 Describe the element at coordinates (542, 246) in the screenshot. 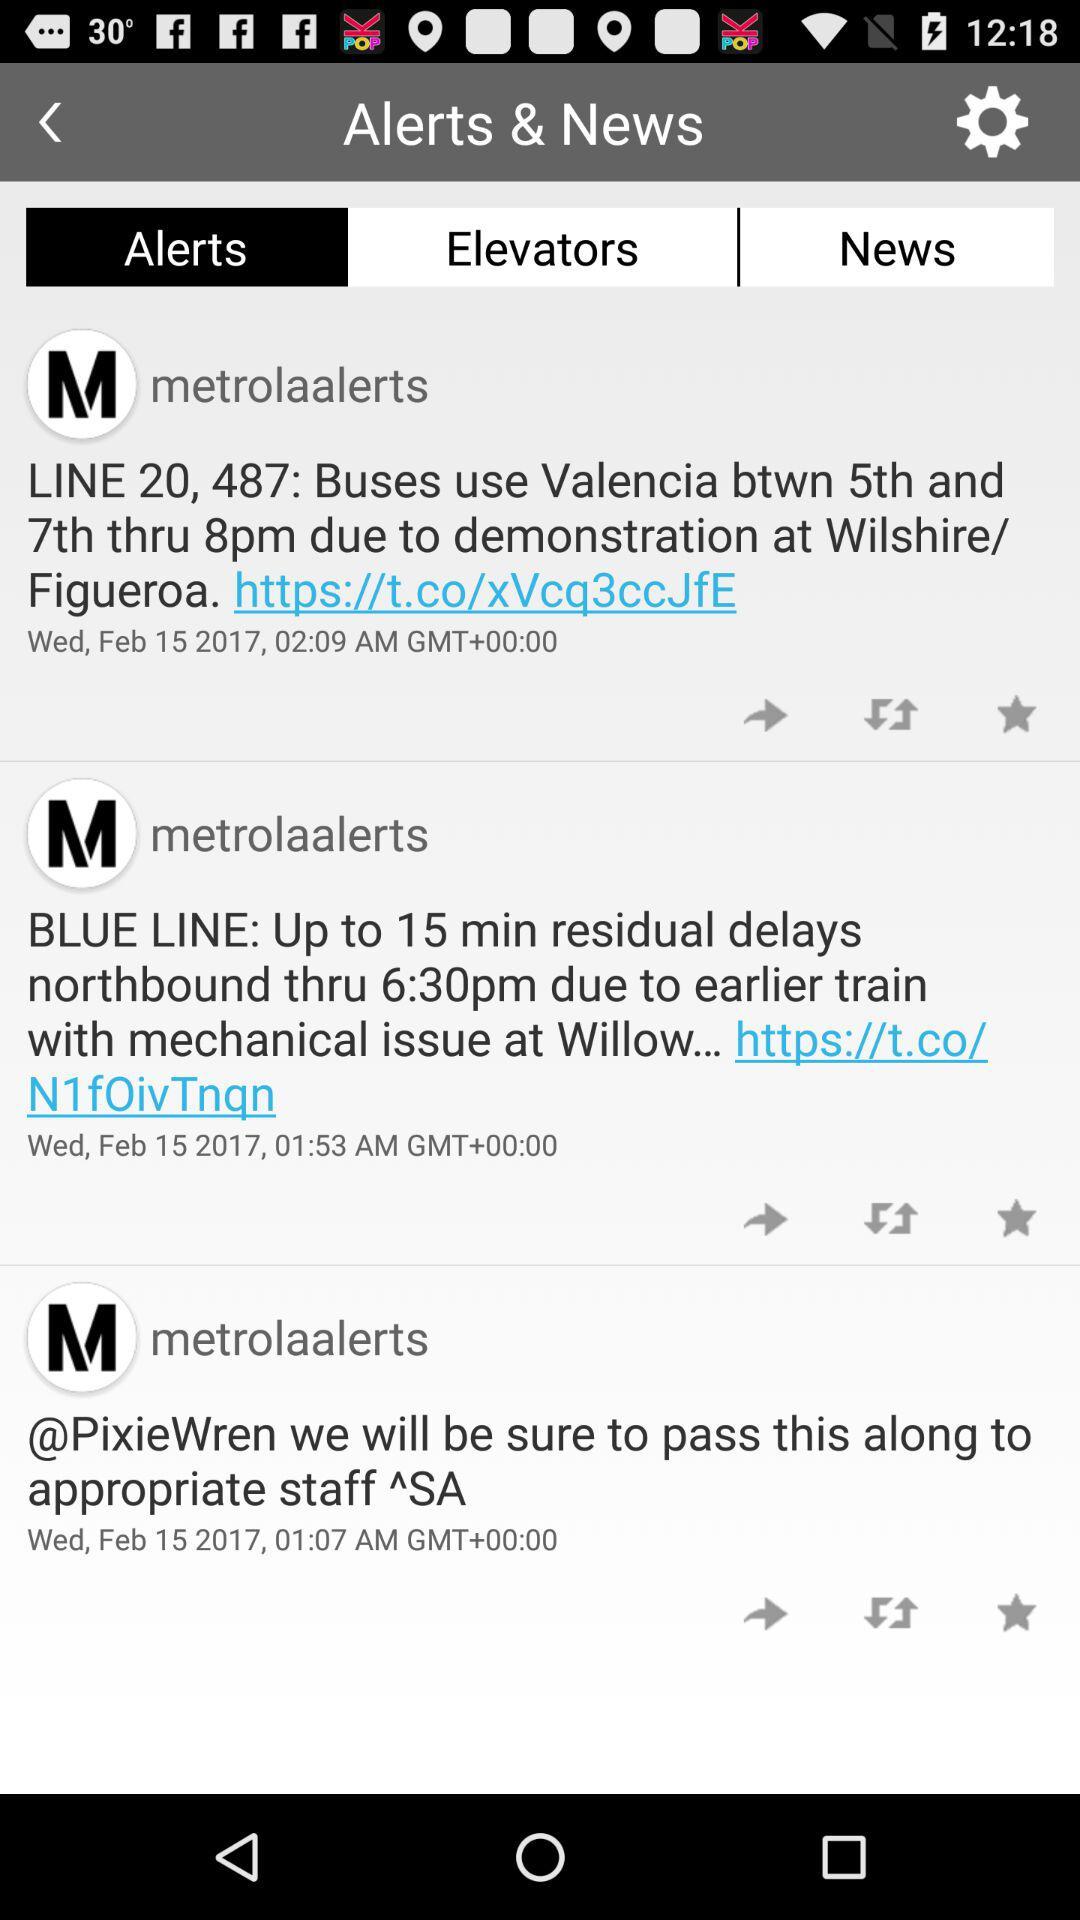

I see `elevators` at that location.